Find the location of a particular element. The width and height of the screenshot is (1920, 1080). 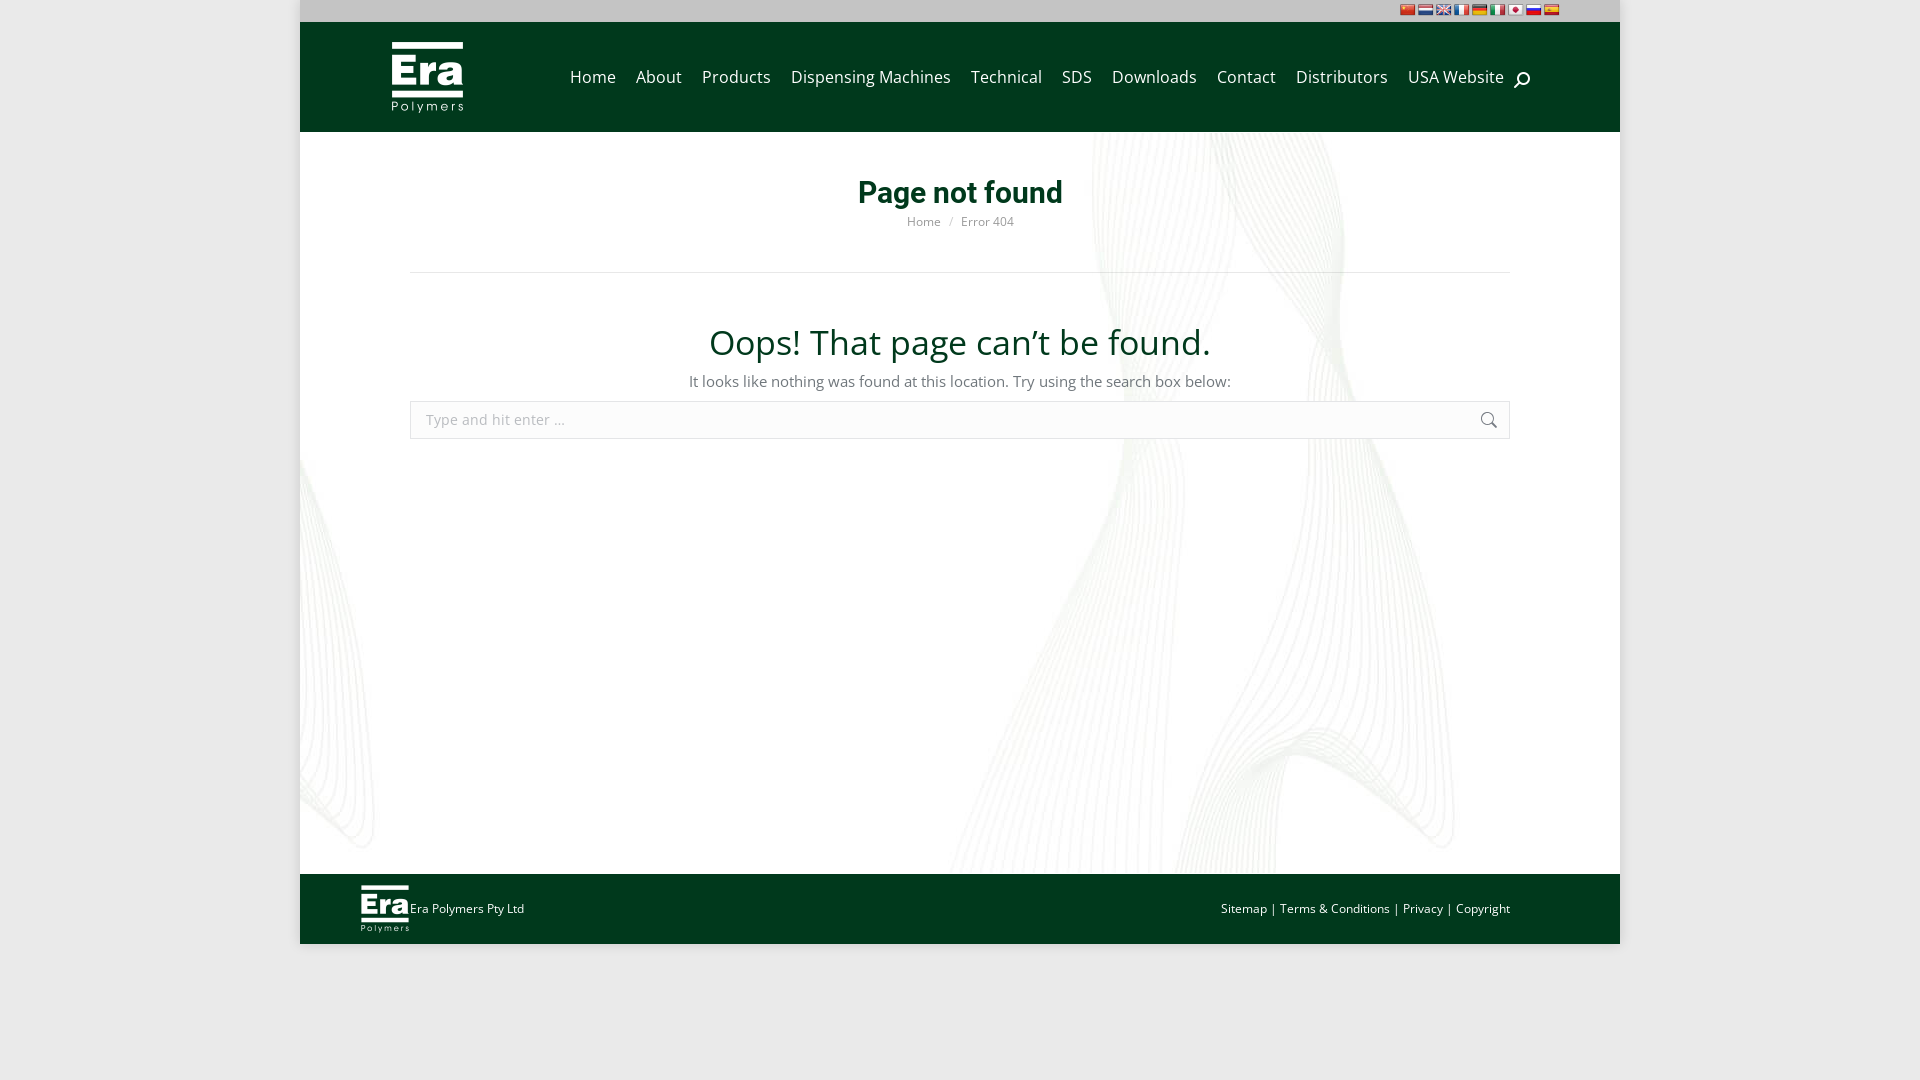

'Japanese' is located at coordinates (1516, 10).